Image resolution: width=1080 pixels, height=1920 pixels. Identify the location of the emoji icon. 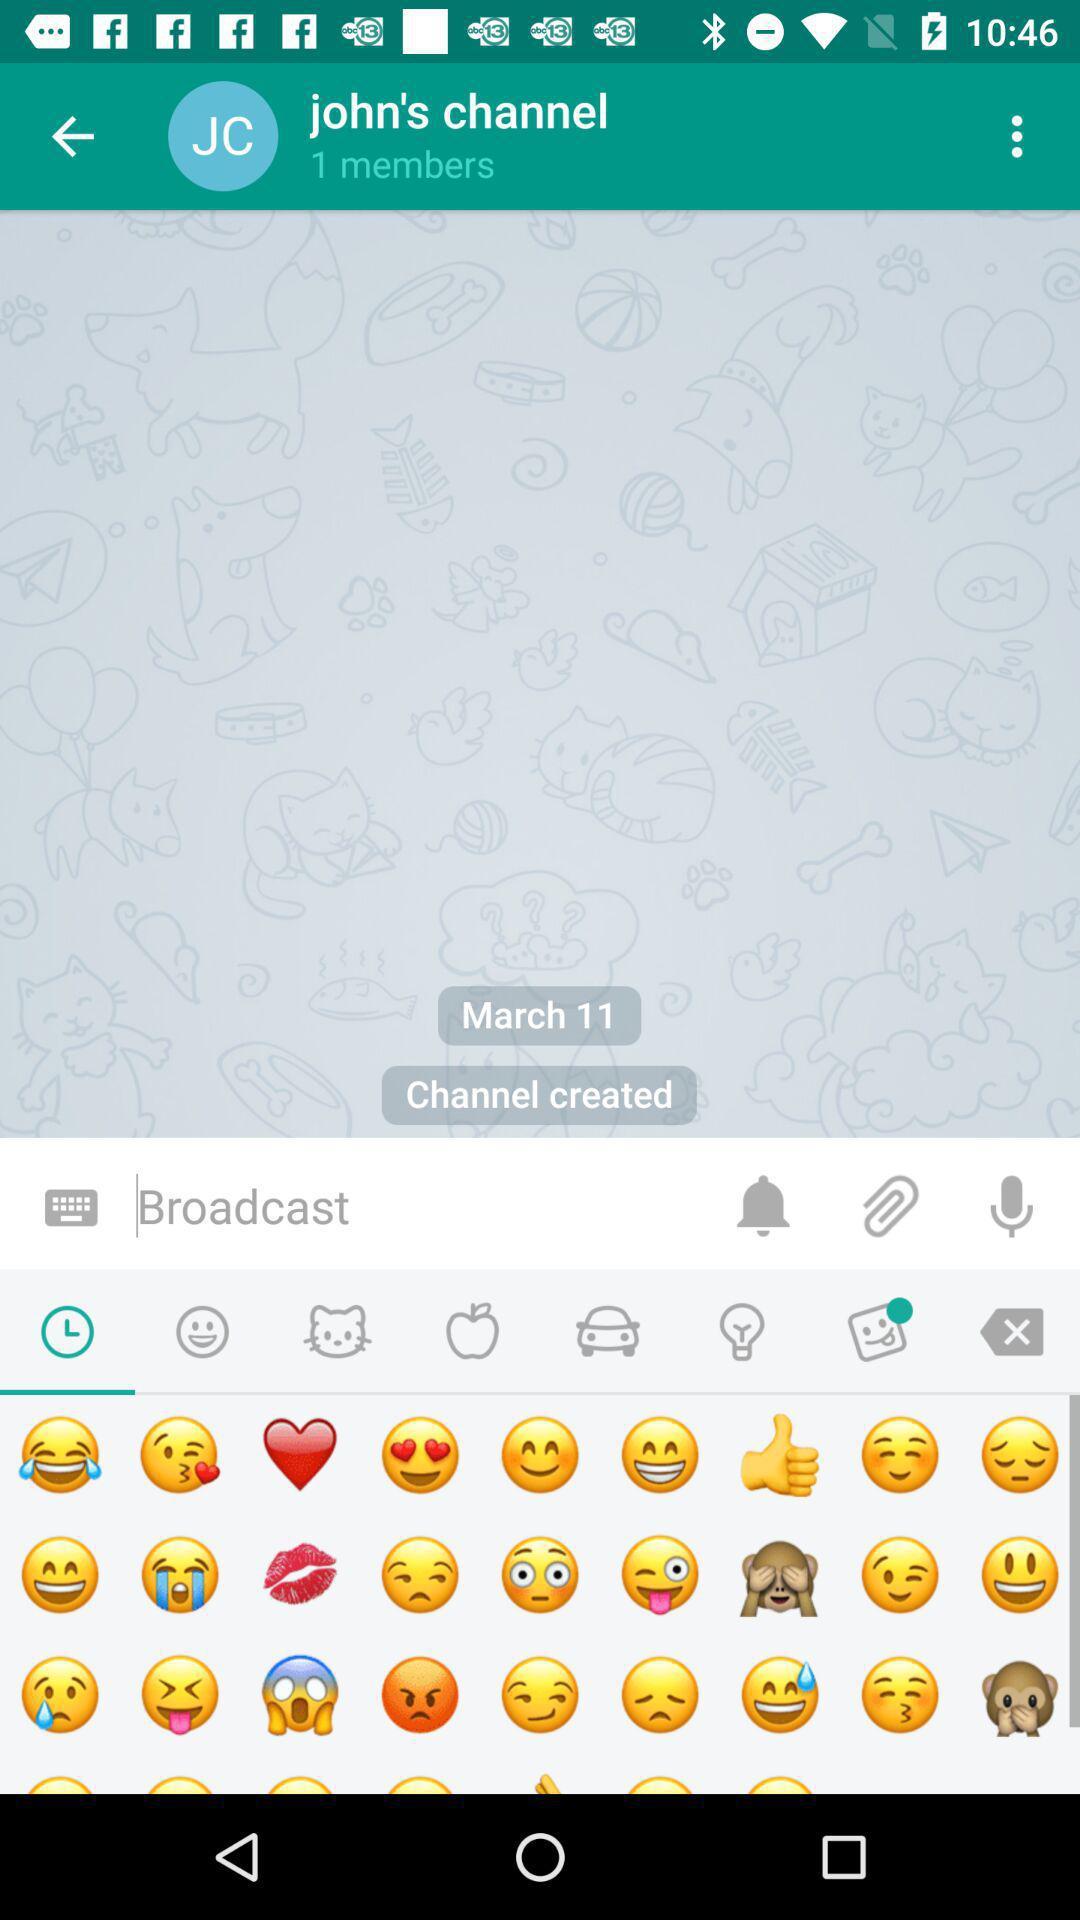
(540, 1454).